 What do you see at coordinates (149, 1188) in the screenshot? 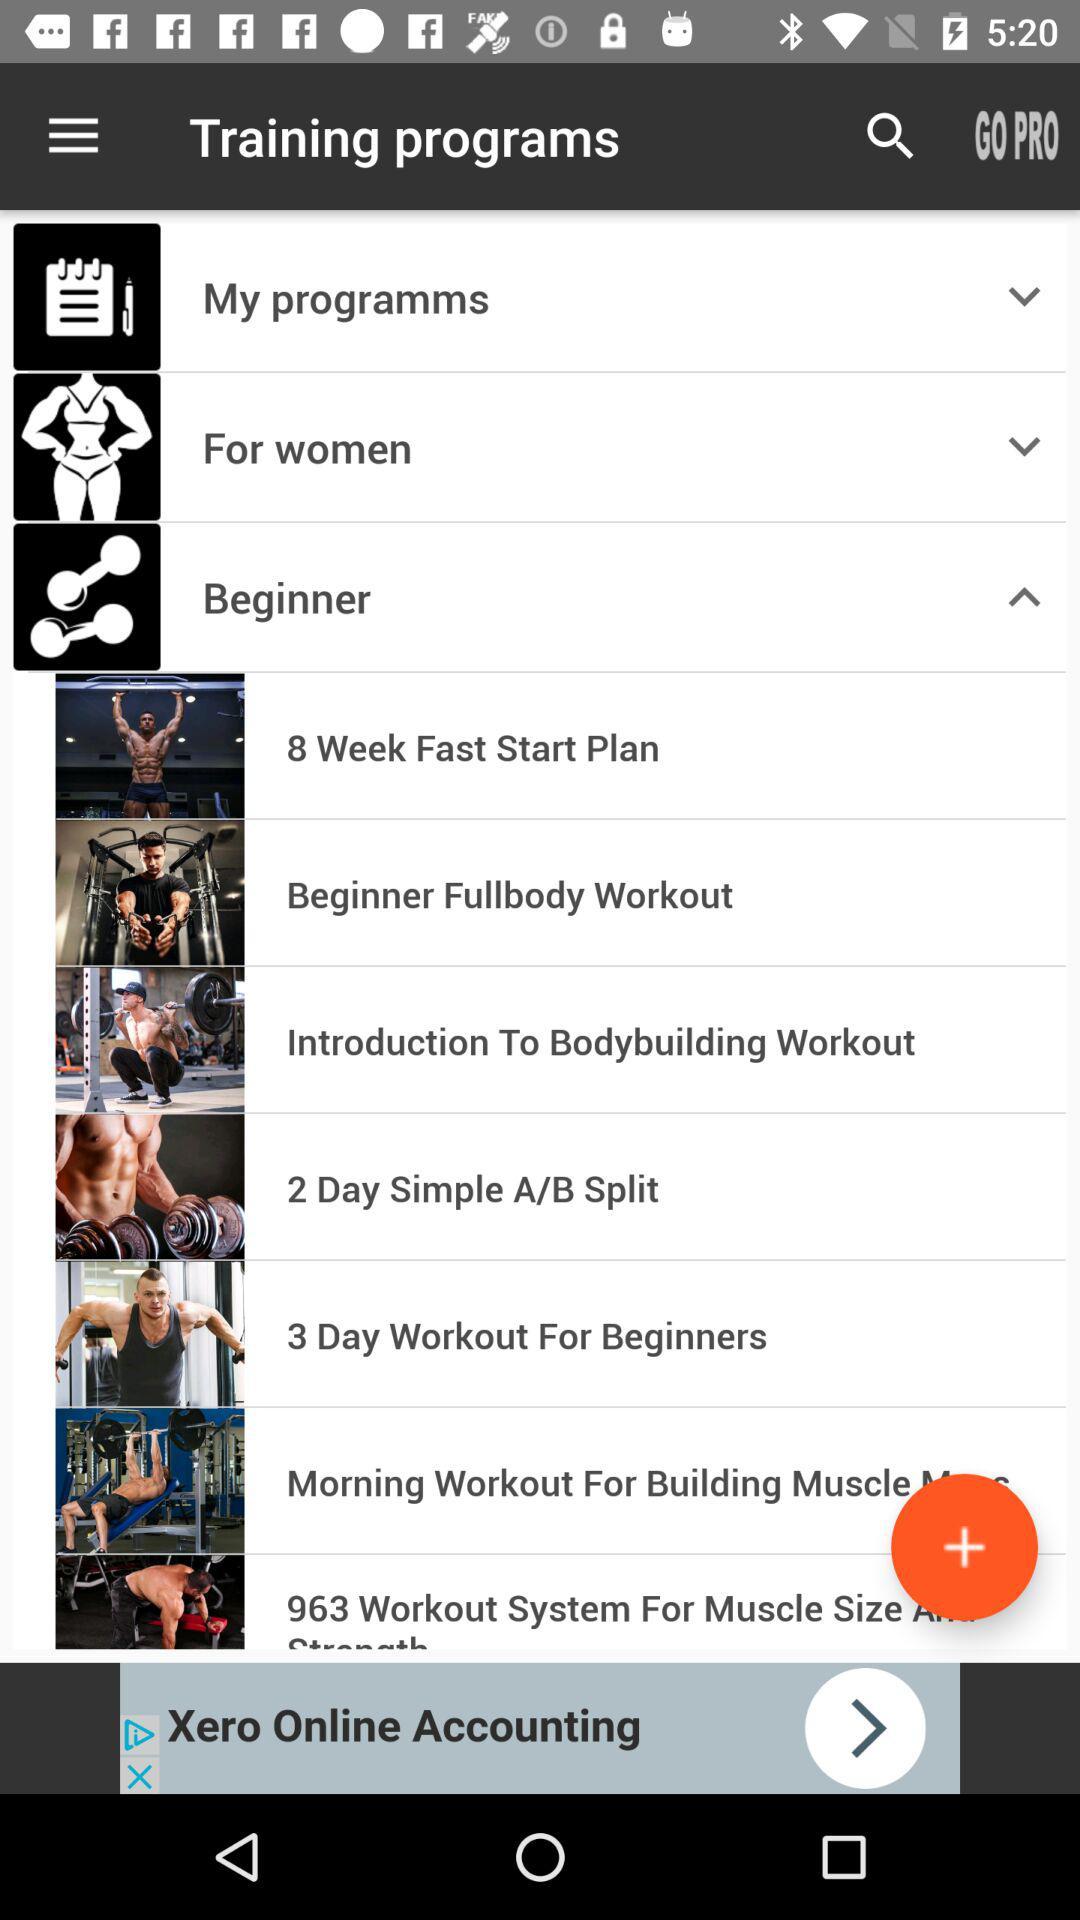
I see `the image which is left hand side of the text 2 day simple ab split` at bounding box center [149, 1188].